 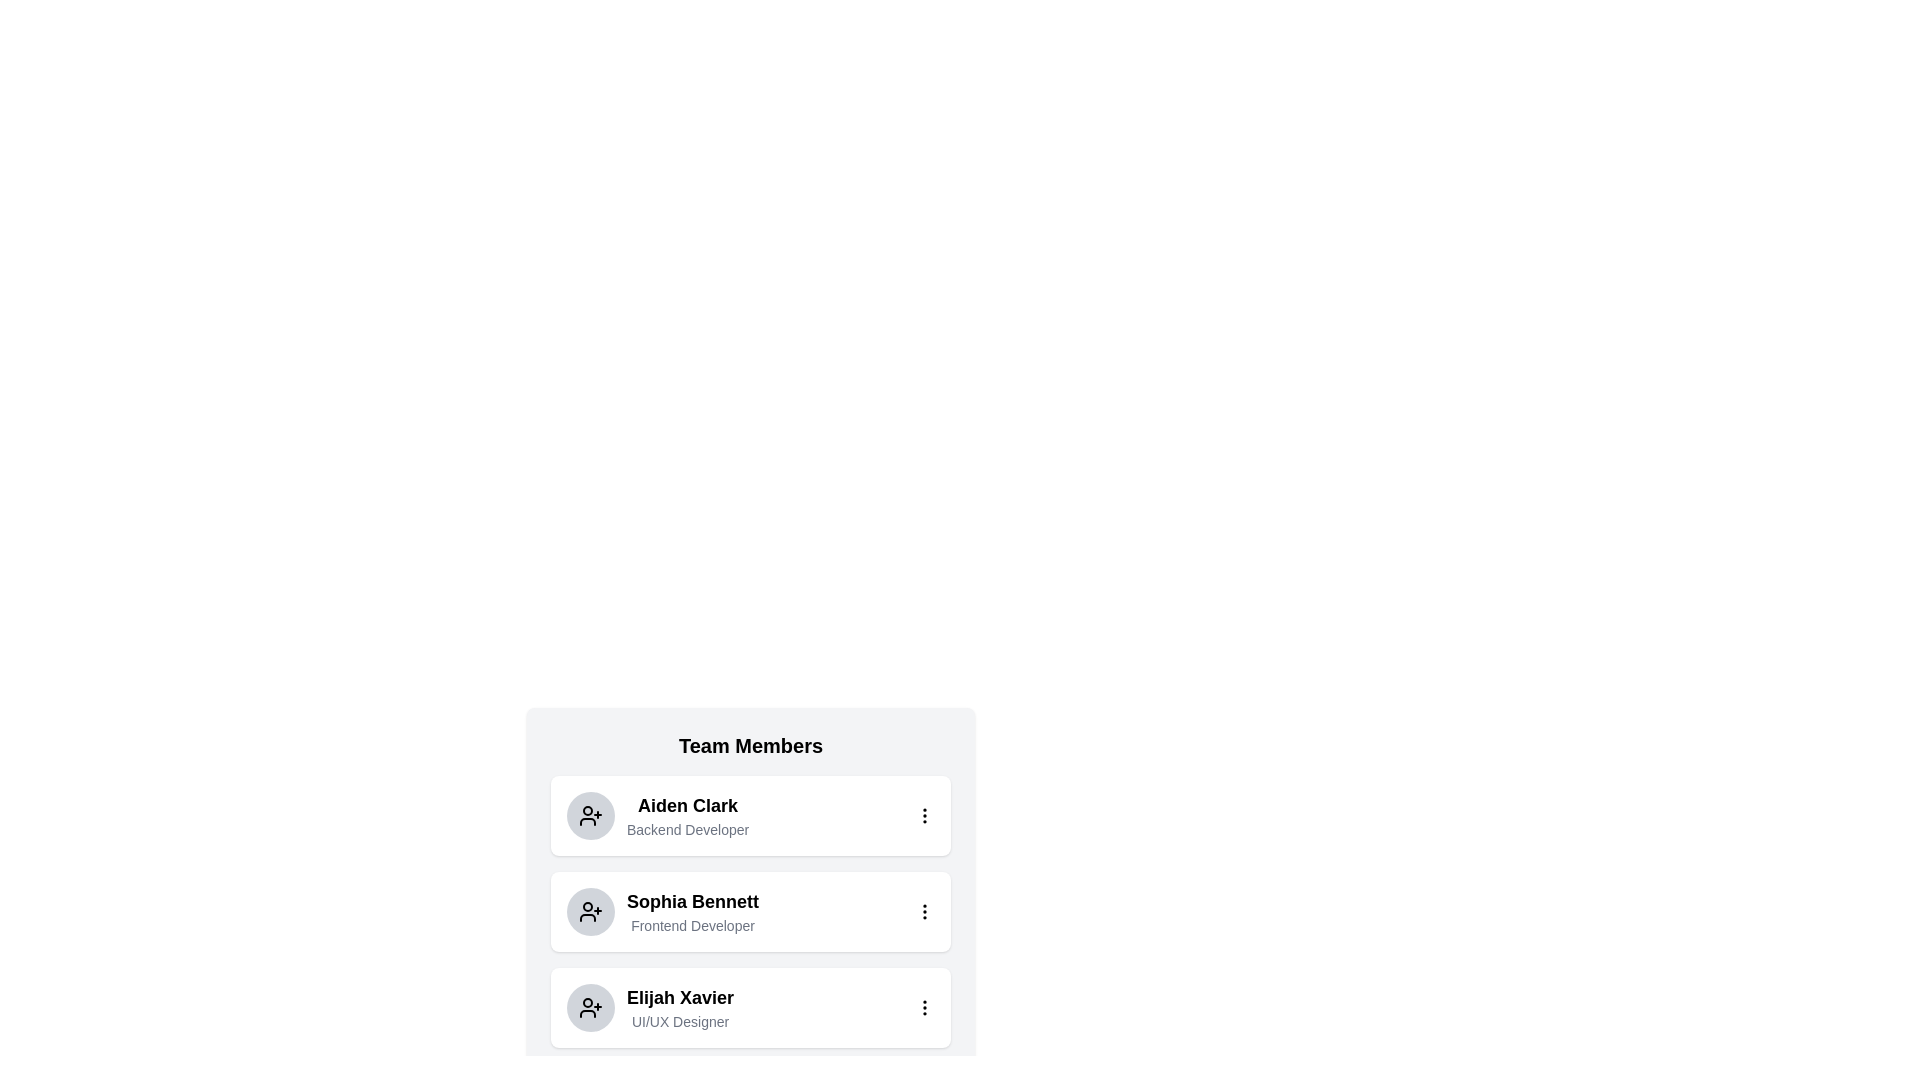 I want to click on the User Profile Block for 'Aiden Clark', a Backend Developer, so click(x=658, y=816).